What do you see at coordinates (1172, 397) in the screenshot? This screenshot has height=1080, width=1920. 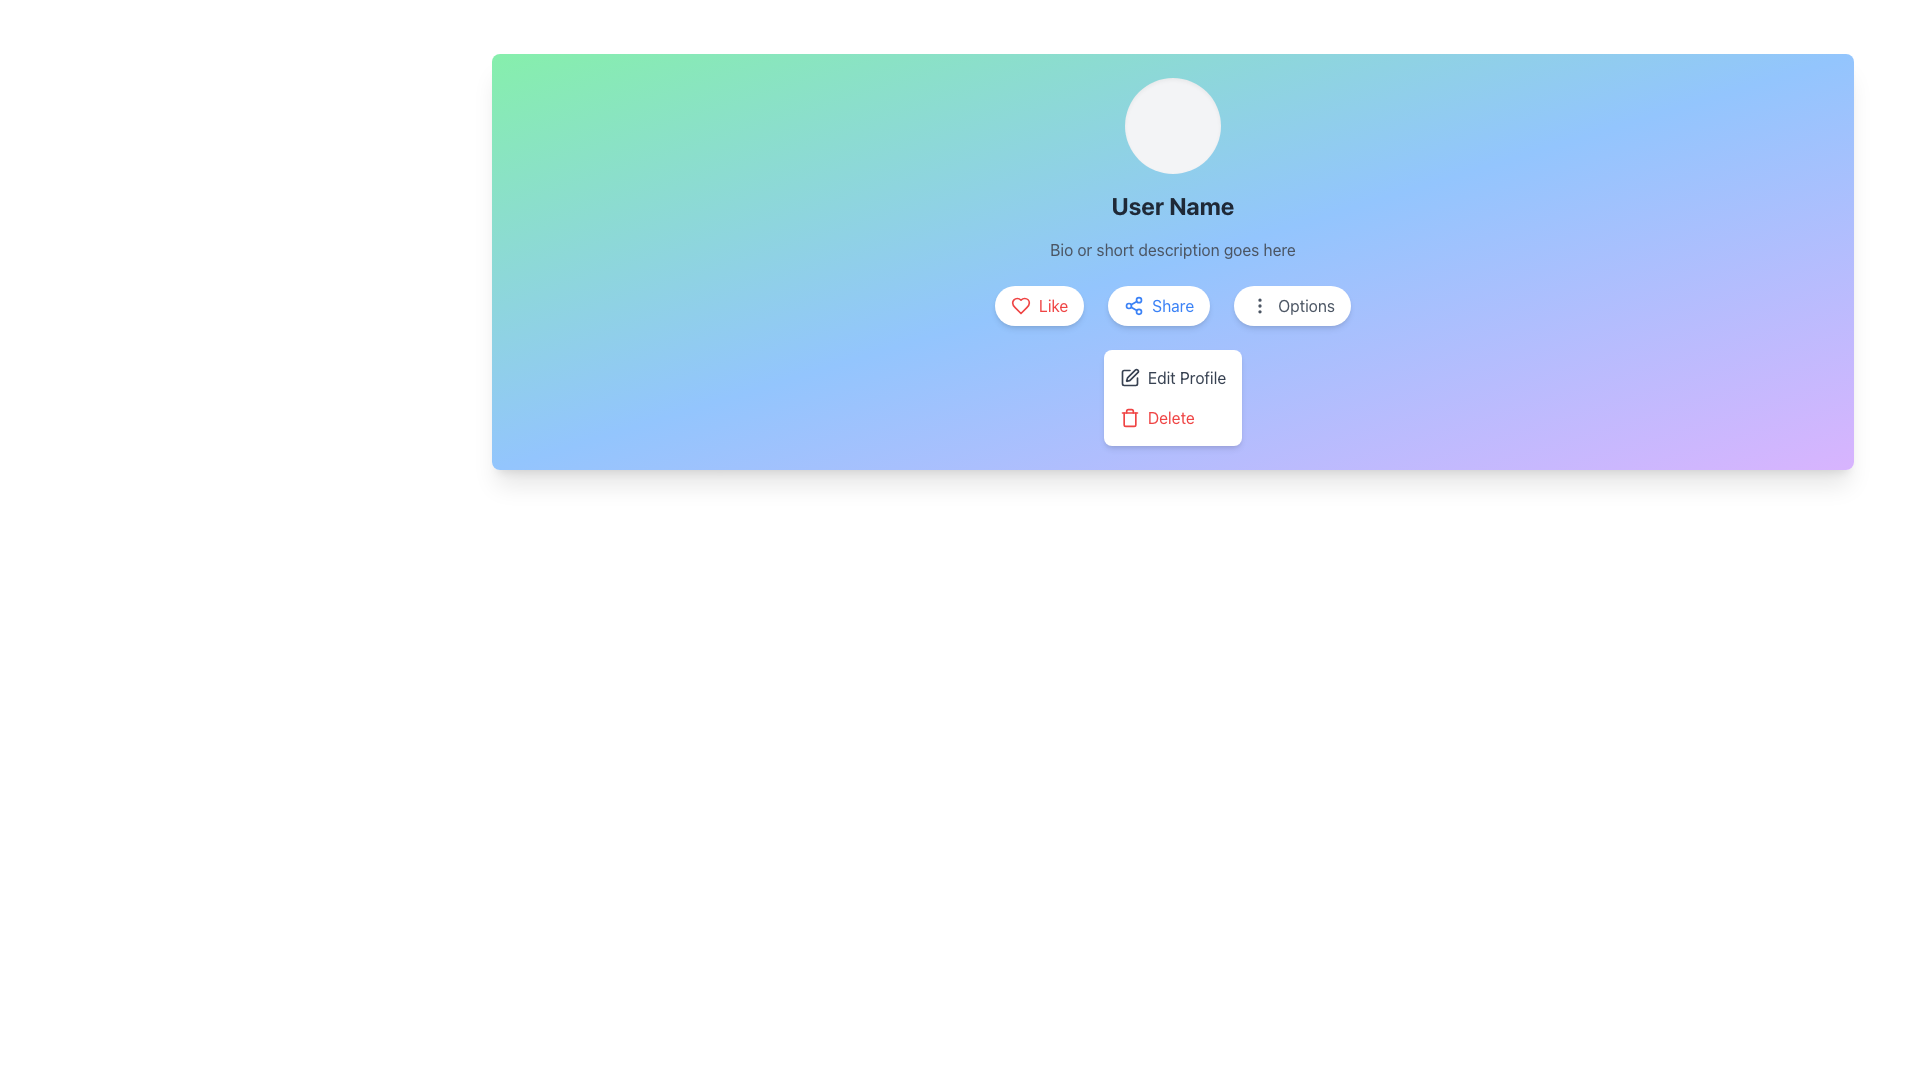 I see `the Grouped Action Panel located beneath the user profile section` at bounding box center [1172, 397].